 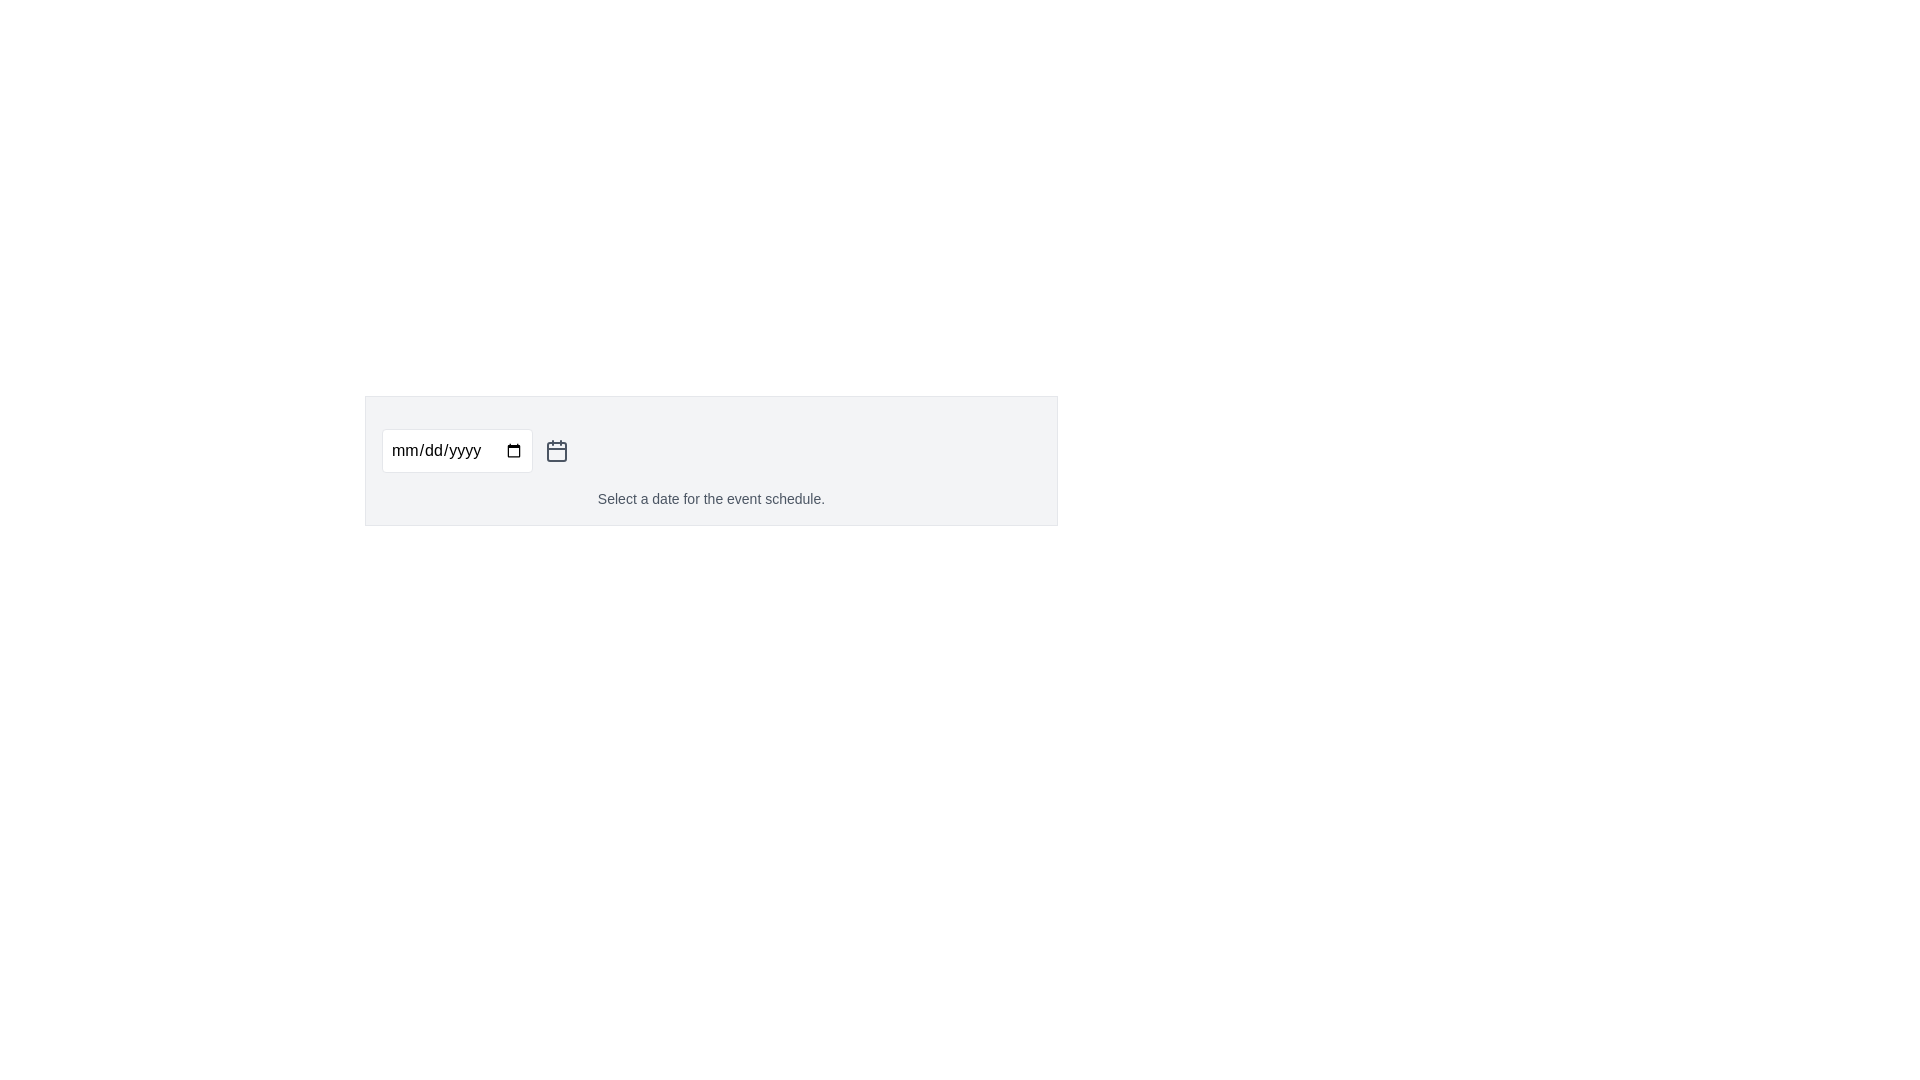 I want to click on the Date picker element, so click(x=711, y=451).